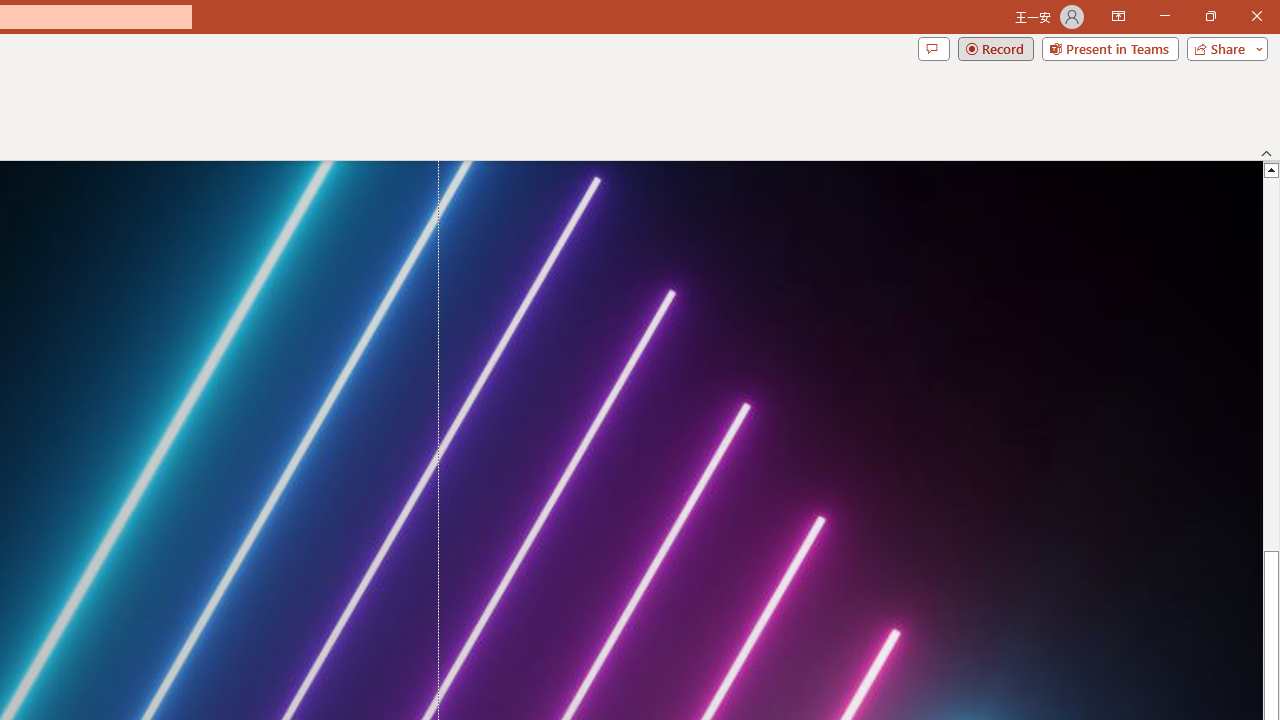  What do you see at coordinates (932, 47) in the screenshot?
I see `'Comments'` at bounding box center [932, 47].